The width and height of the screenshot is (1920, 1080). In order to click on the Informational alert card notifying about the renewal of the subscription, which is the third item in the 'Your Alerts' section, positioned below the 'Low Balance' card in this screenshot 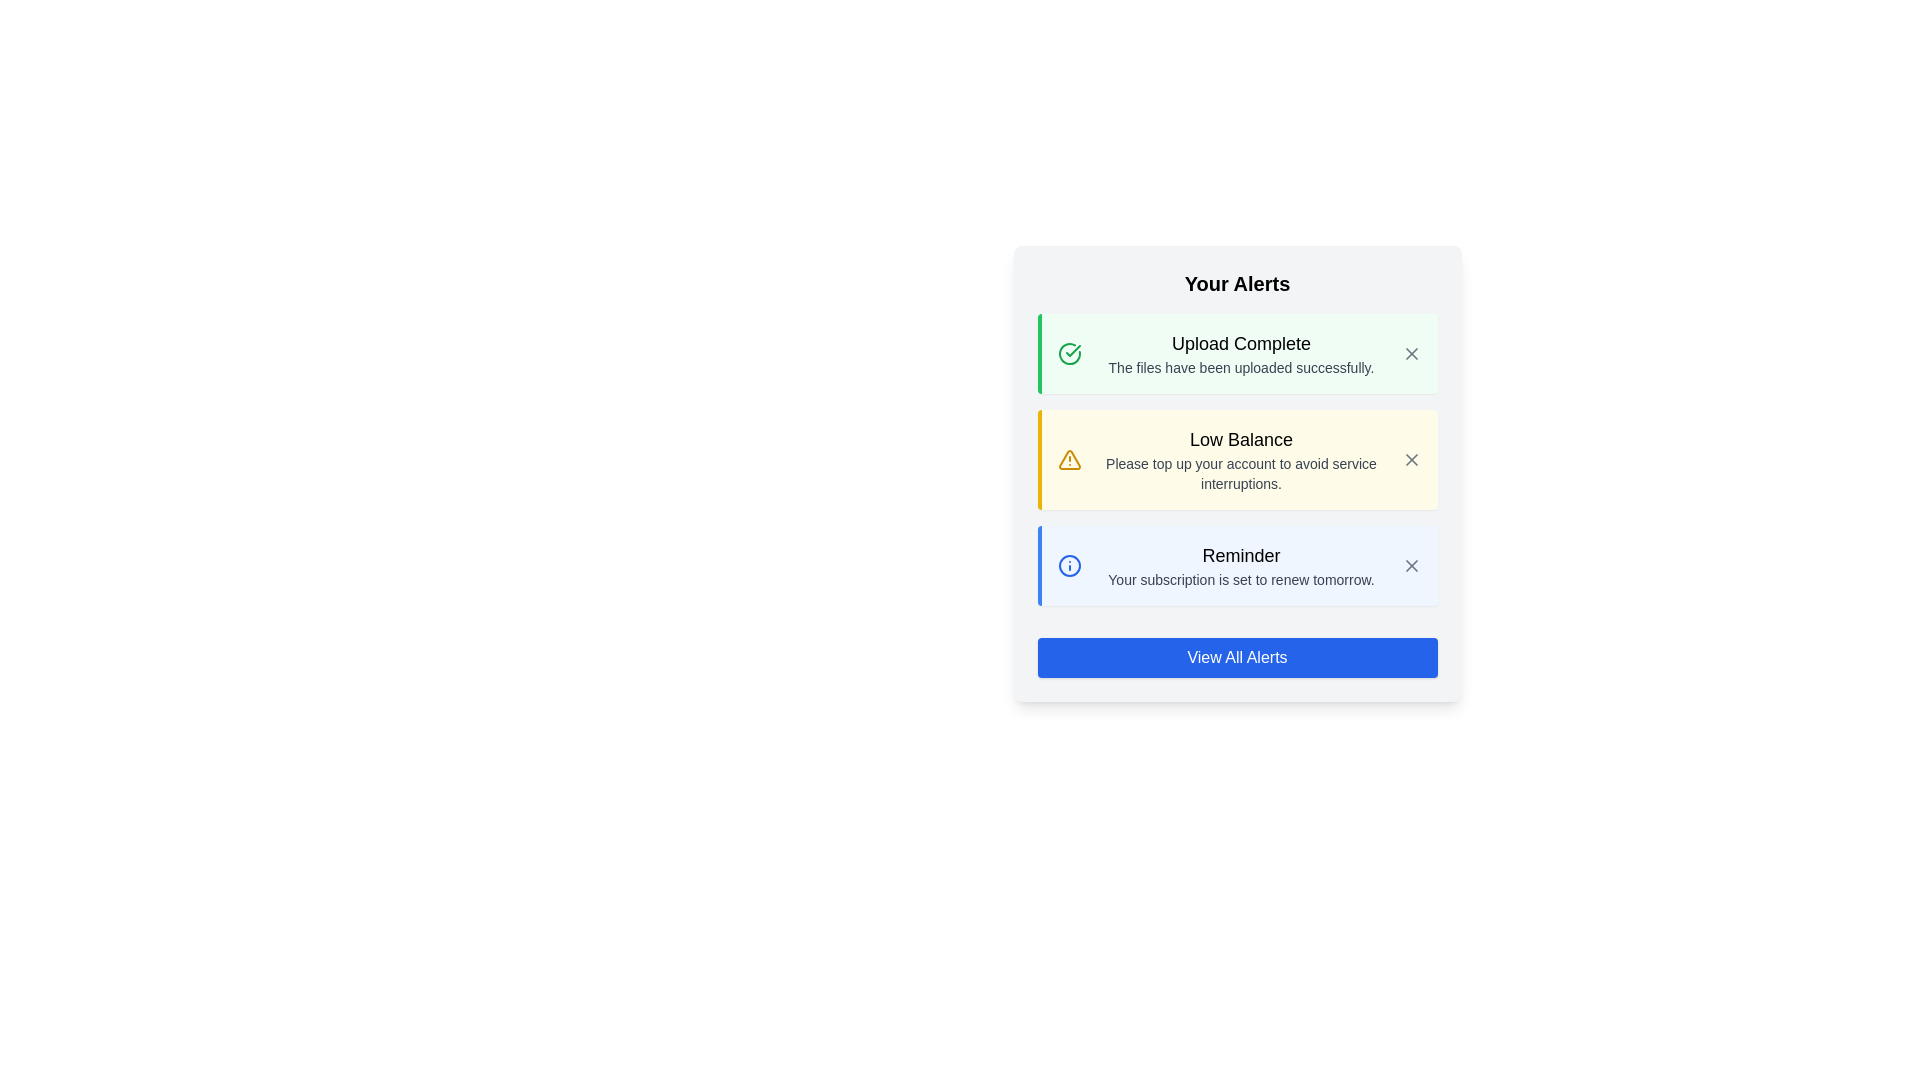, I will do `click(1236, 566)`.